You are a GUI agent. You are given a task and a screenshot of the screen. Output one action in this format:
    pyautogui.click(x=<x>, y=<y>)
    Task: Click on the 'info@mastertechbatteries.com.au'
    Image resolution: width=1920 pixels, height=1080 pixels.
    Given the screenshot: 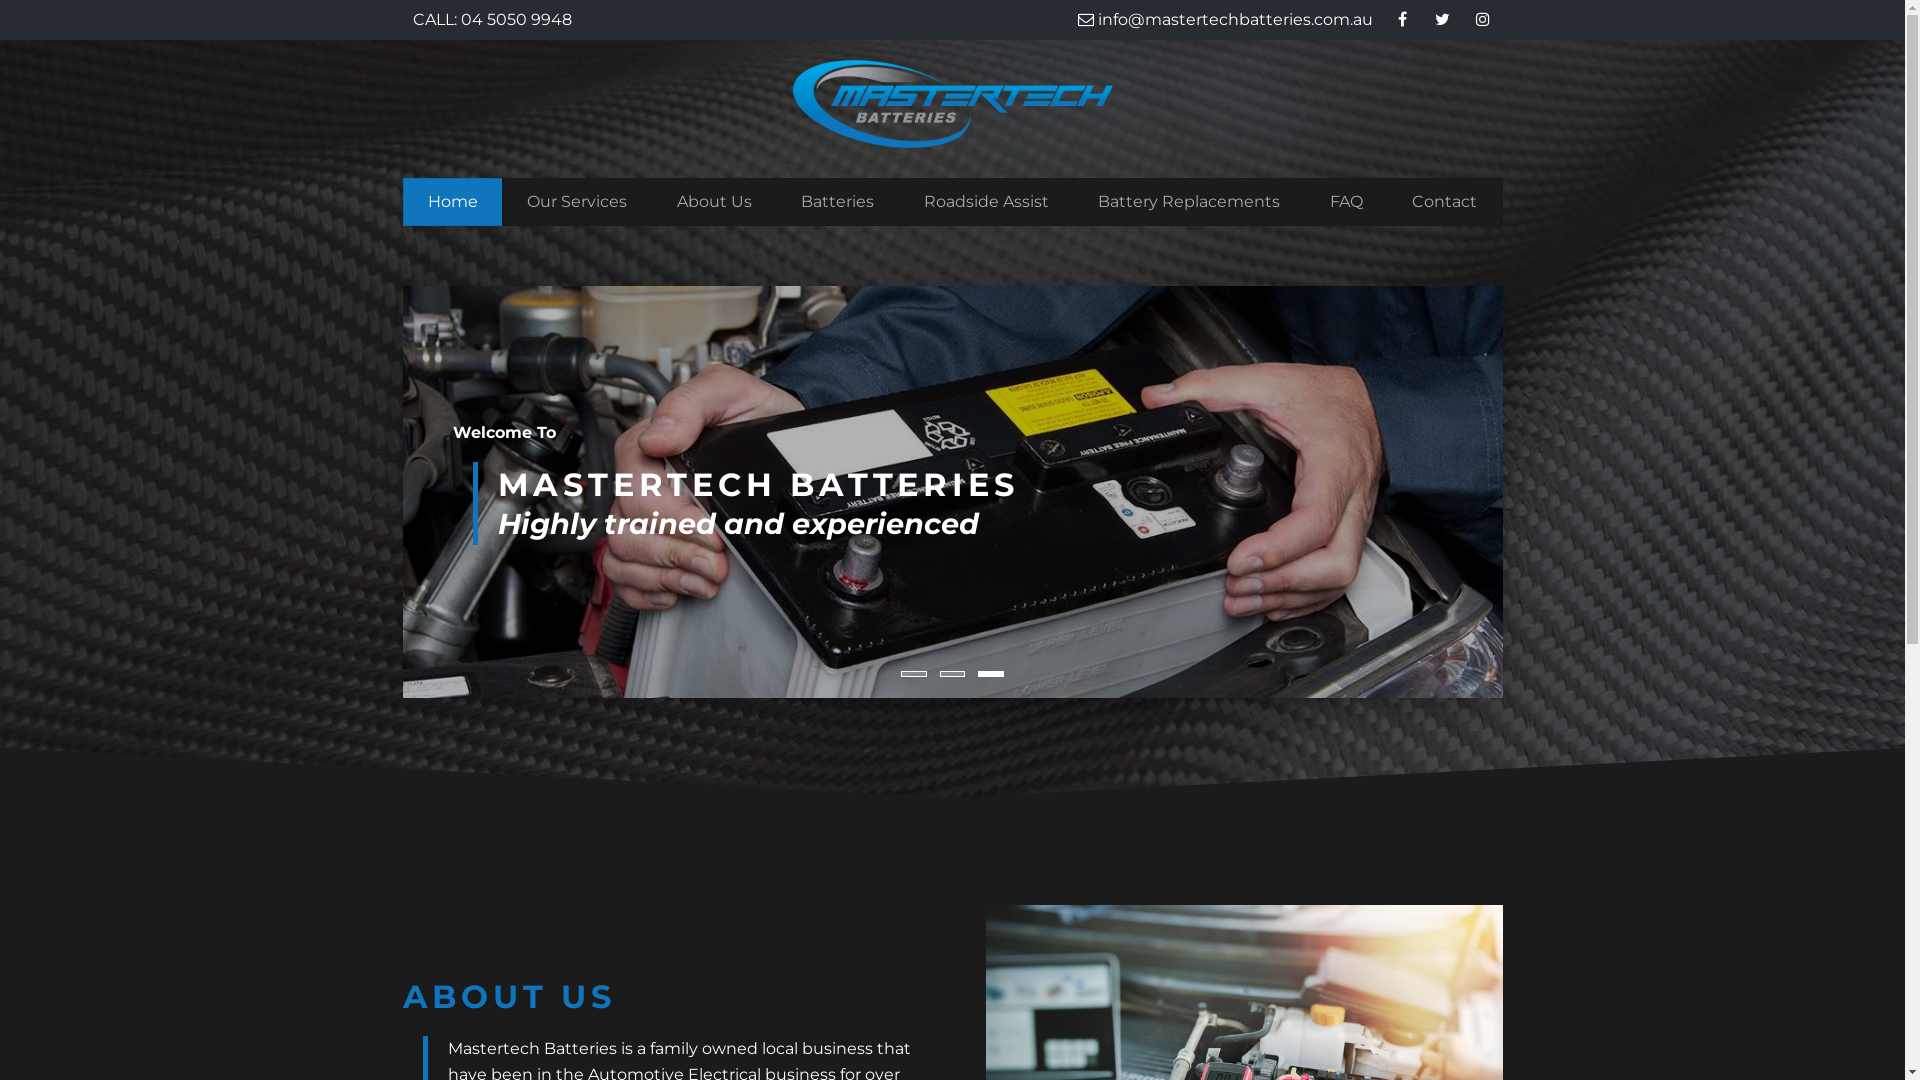 What is the action you would take?
    pyautogui.click(x=1224, y=19)
    